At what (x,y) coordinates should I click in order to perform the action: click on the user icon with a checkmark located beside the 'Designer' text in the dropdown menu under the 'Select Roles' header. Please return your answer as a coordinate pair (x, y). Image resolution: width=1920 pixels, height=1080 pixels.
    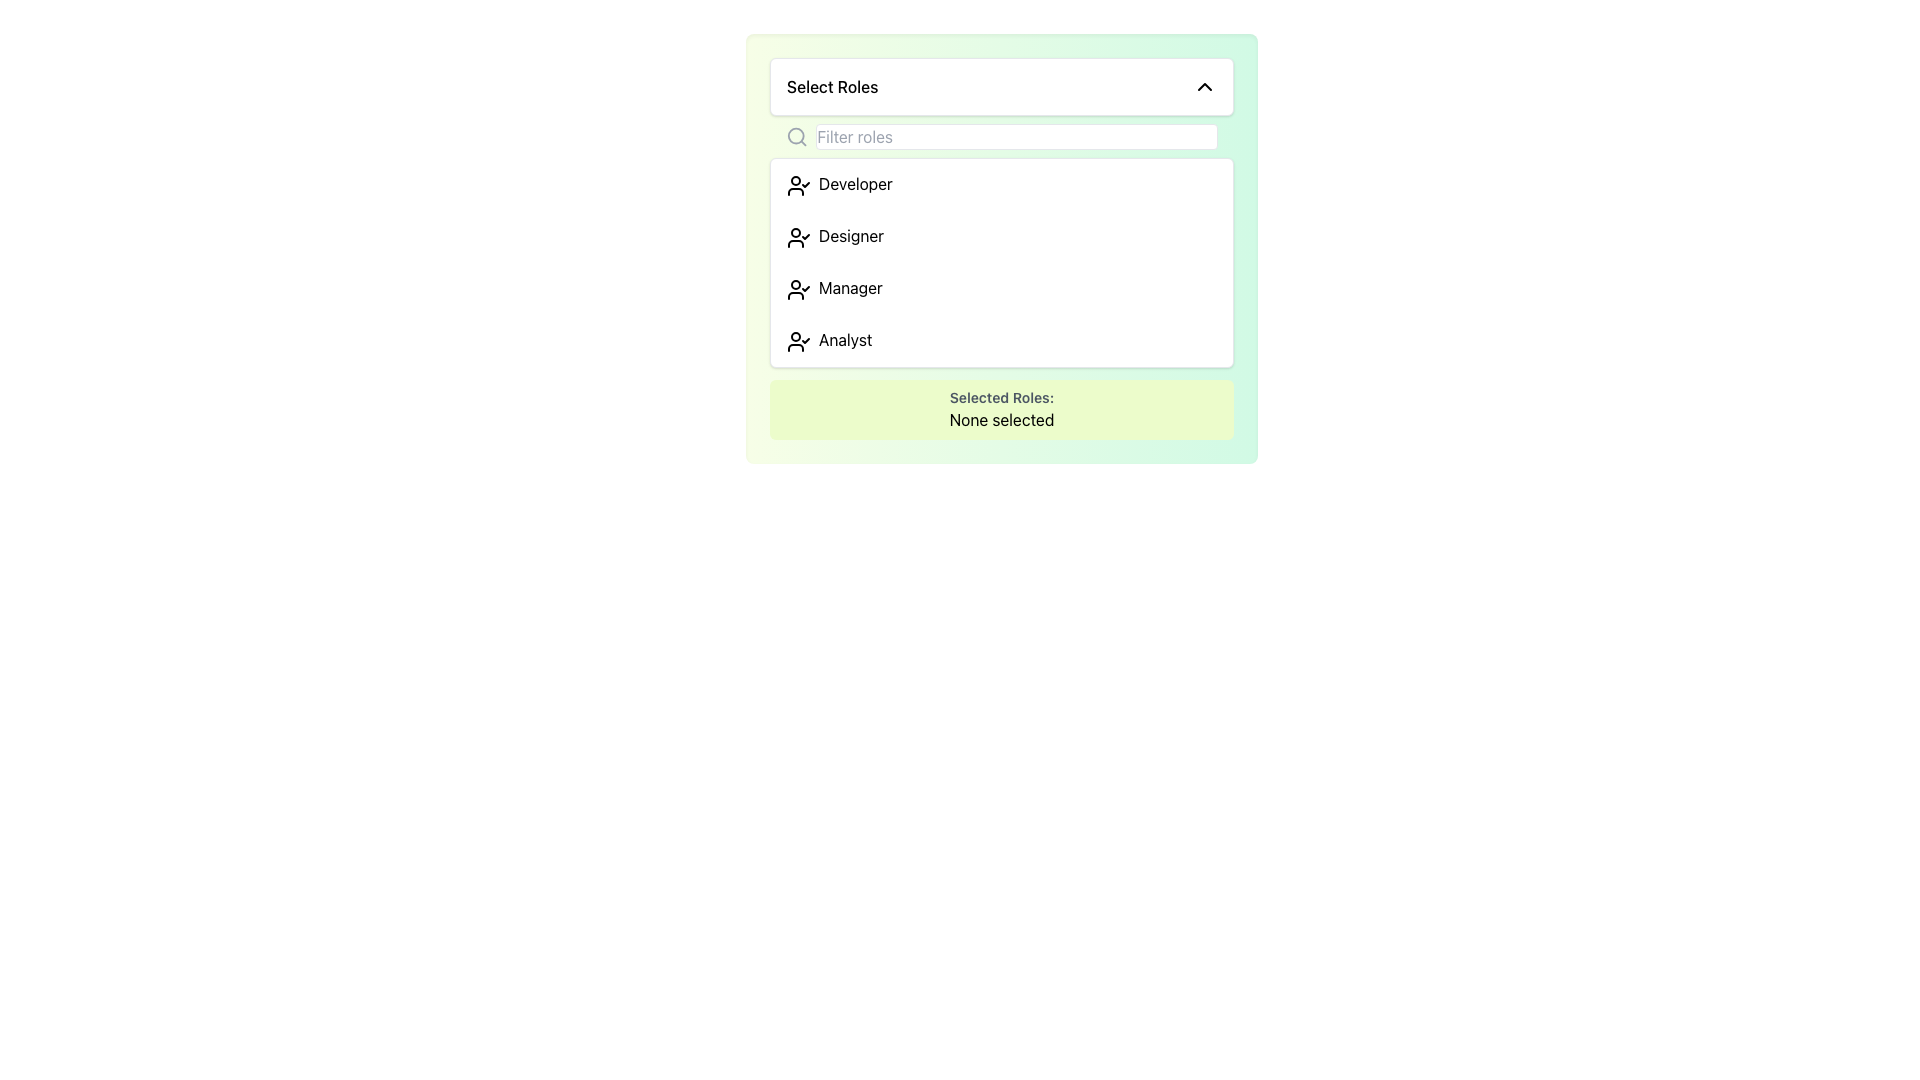
    Looking at the image, I should click on (797, 235).